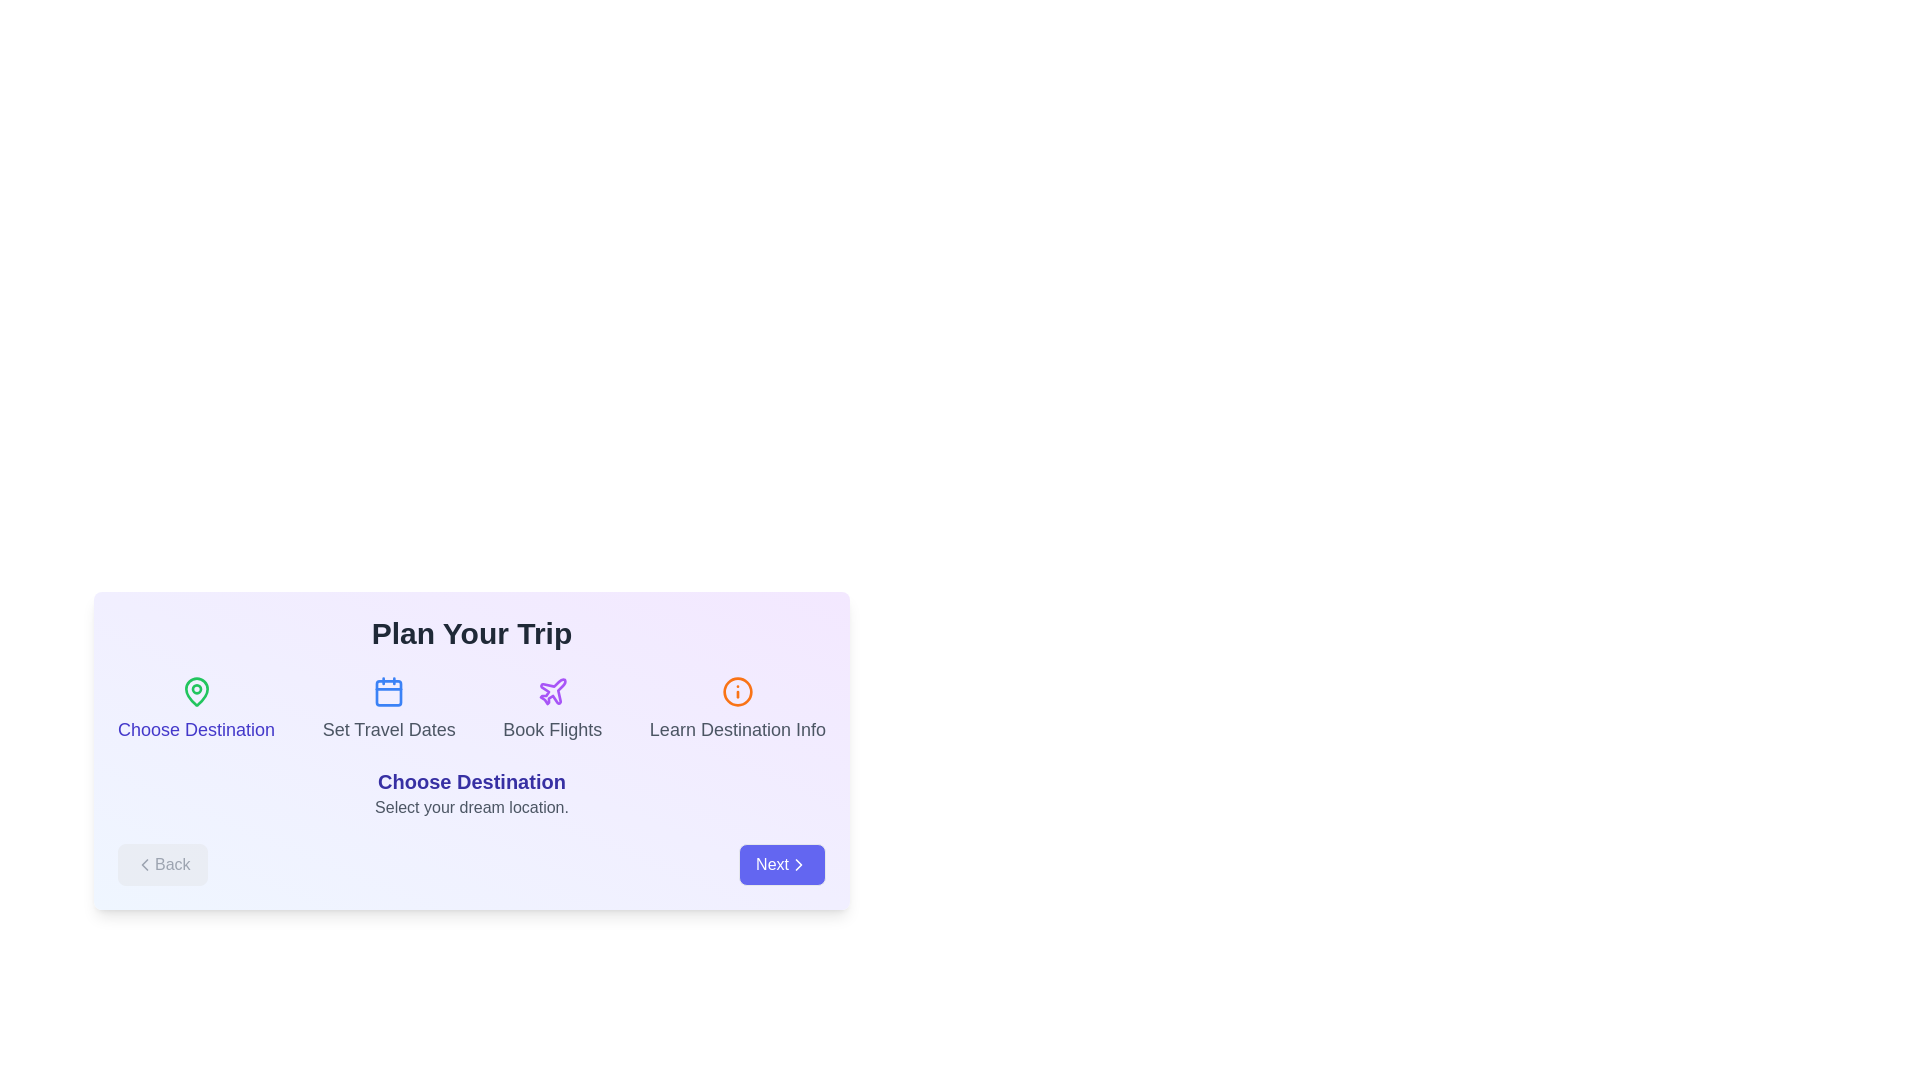 This screenshot has width=1920, height=1080. I want to click on the purple airplane icon above the text 'Book Flights' in the Composite element, so click(552, 708).